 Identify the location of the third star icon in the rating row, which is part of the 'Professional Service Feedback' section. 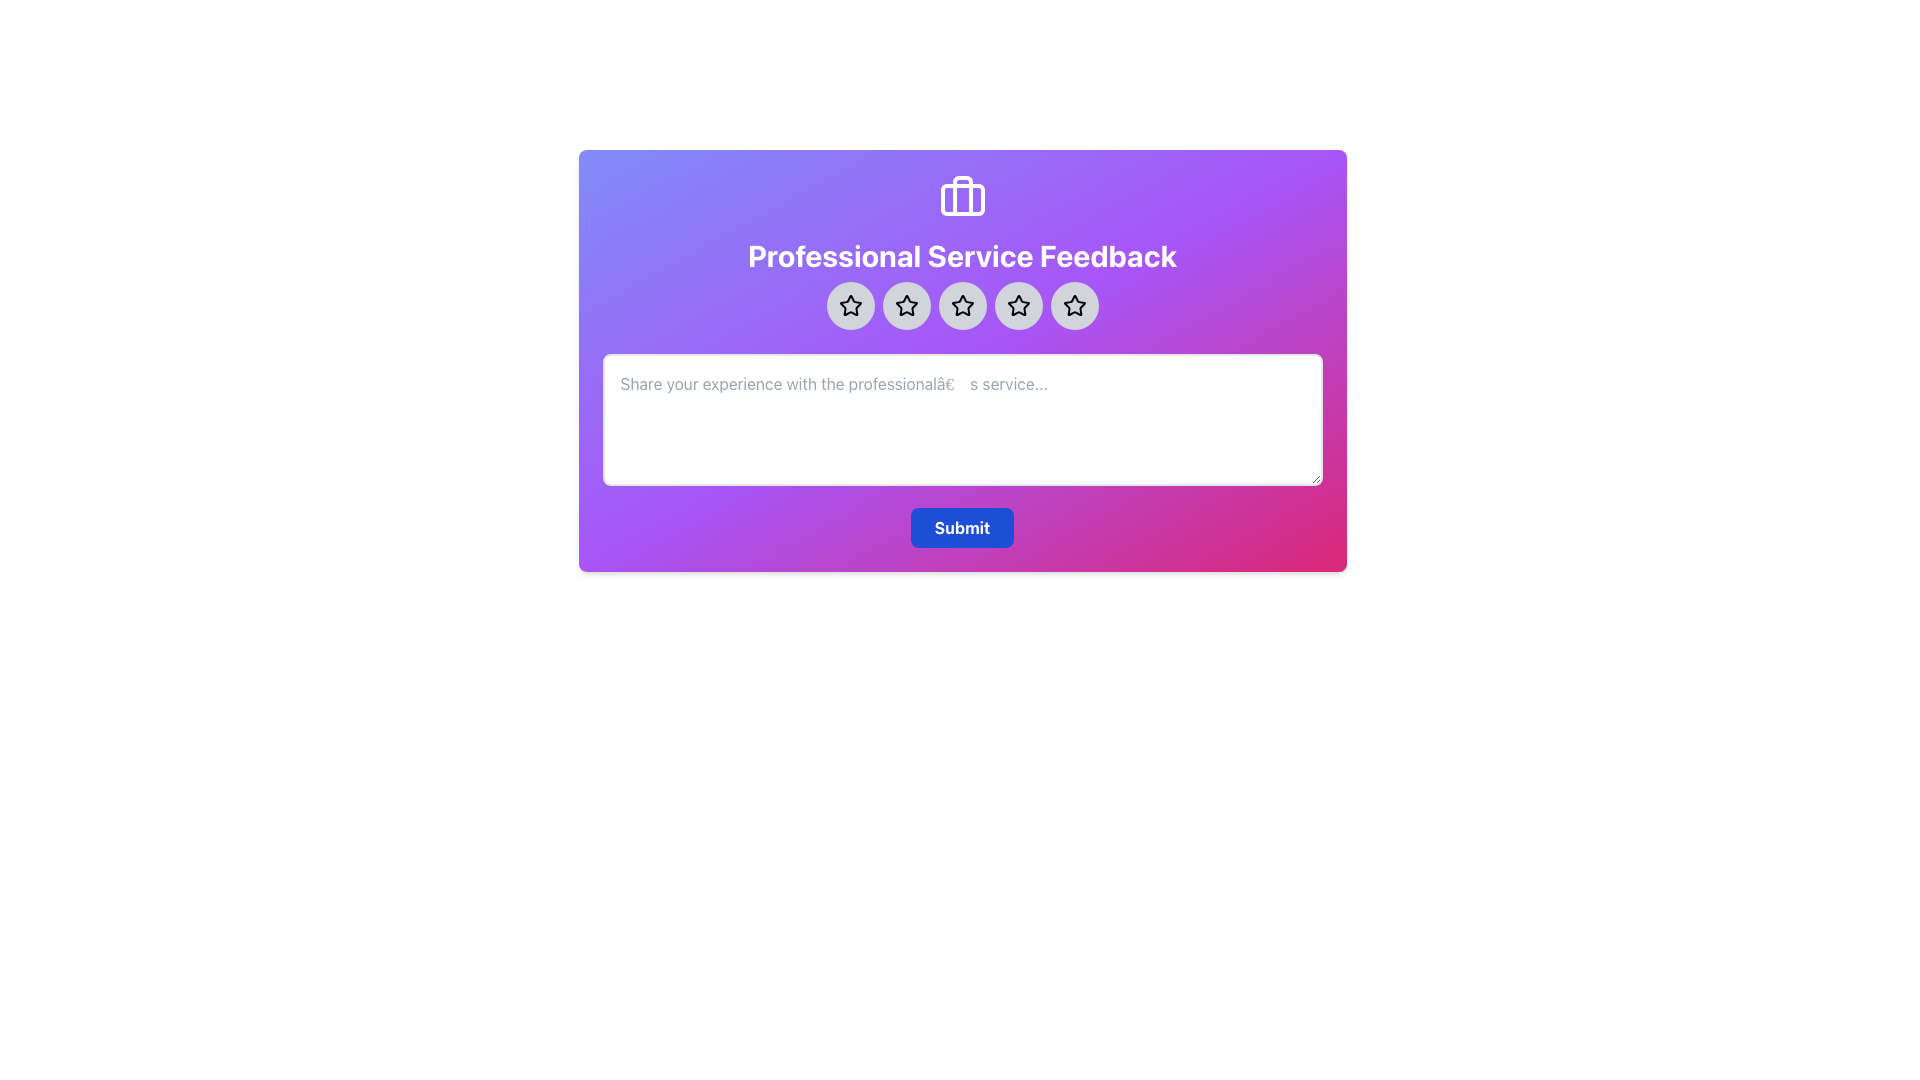
(962, 305).